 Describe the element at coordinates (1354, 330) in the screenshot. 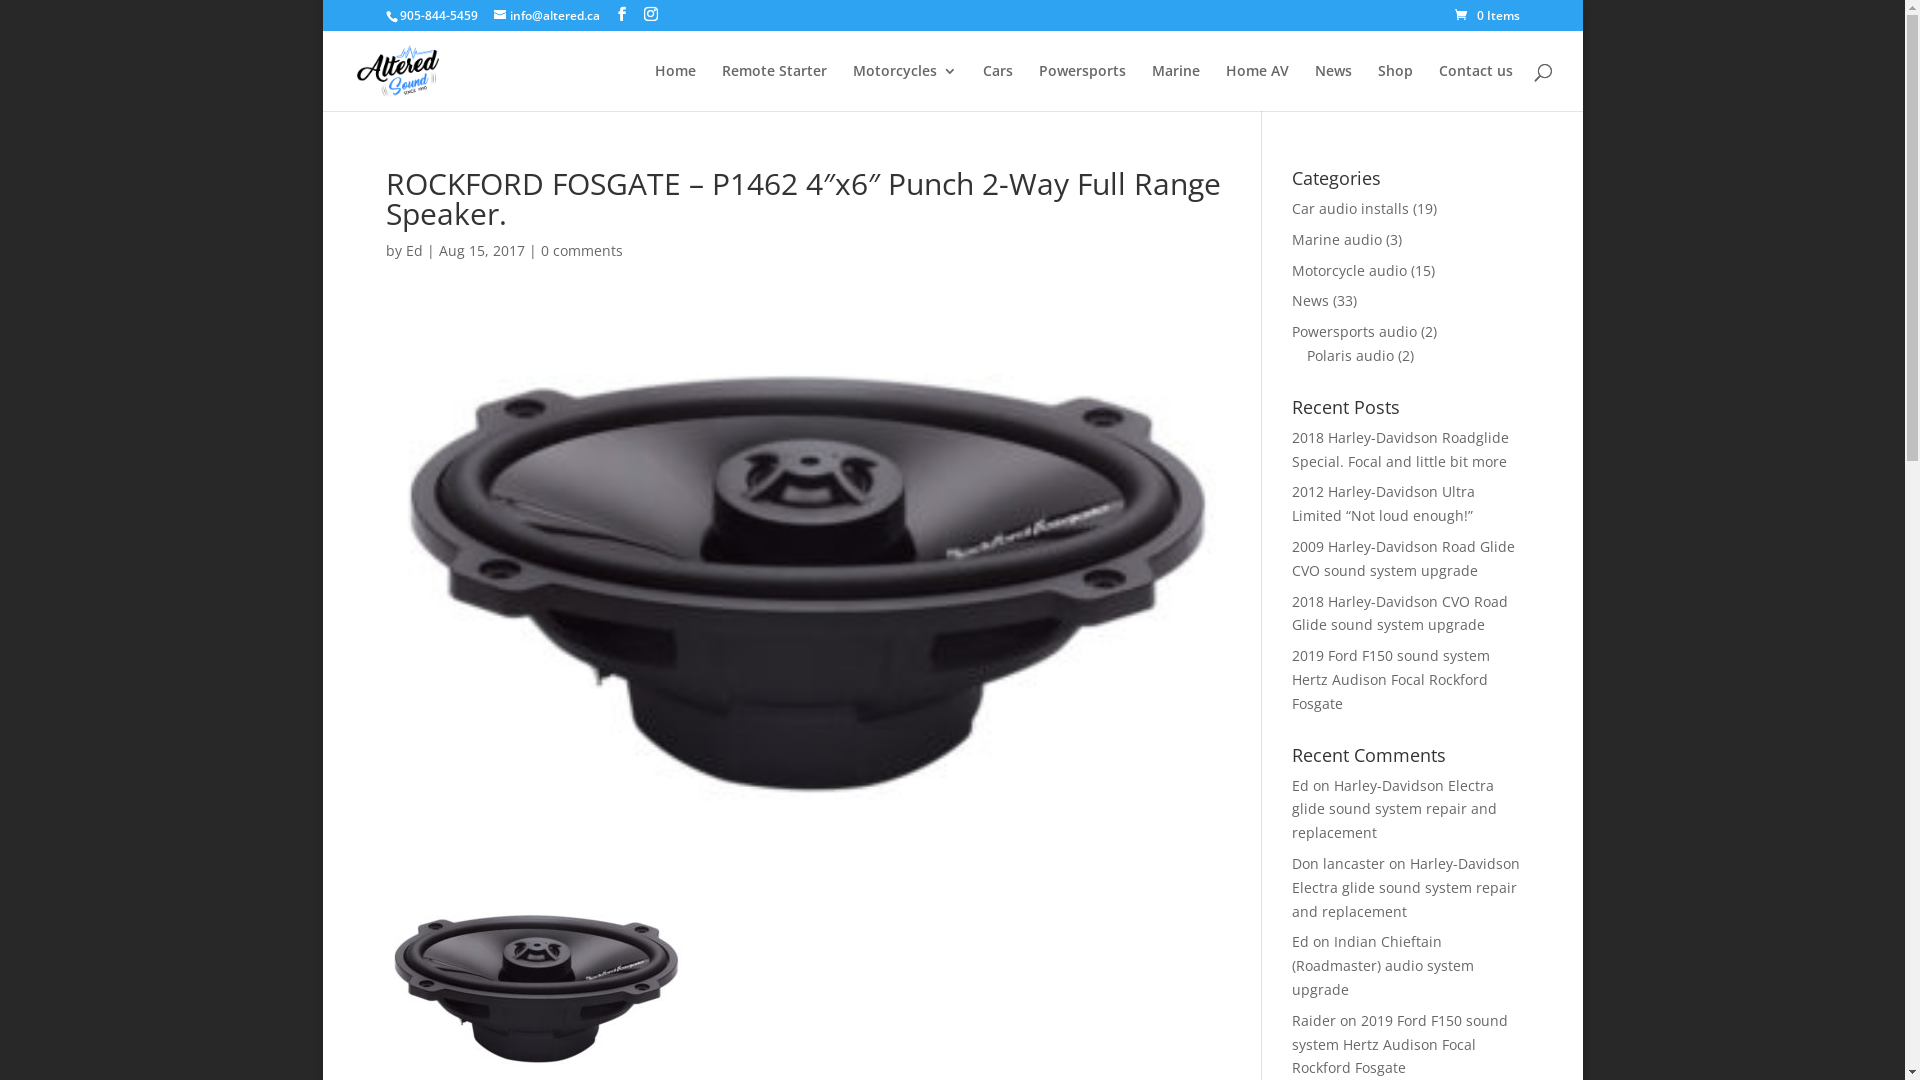

I see `'Powersports audio'` at that location.